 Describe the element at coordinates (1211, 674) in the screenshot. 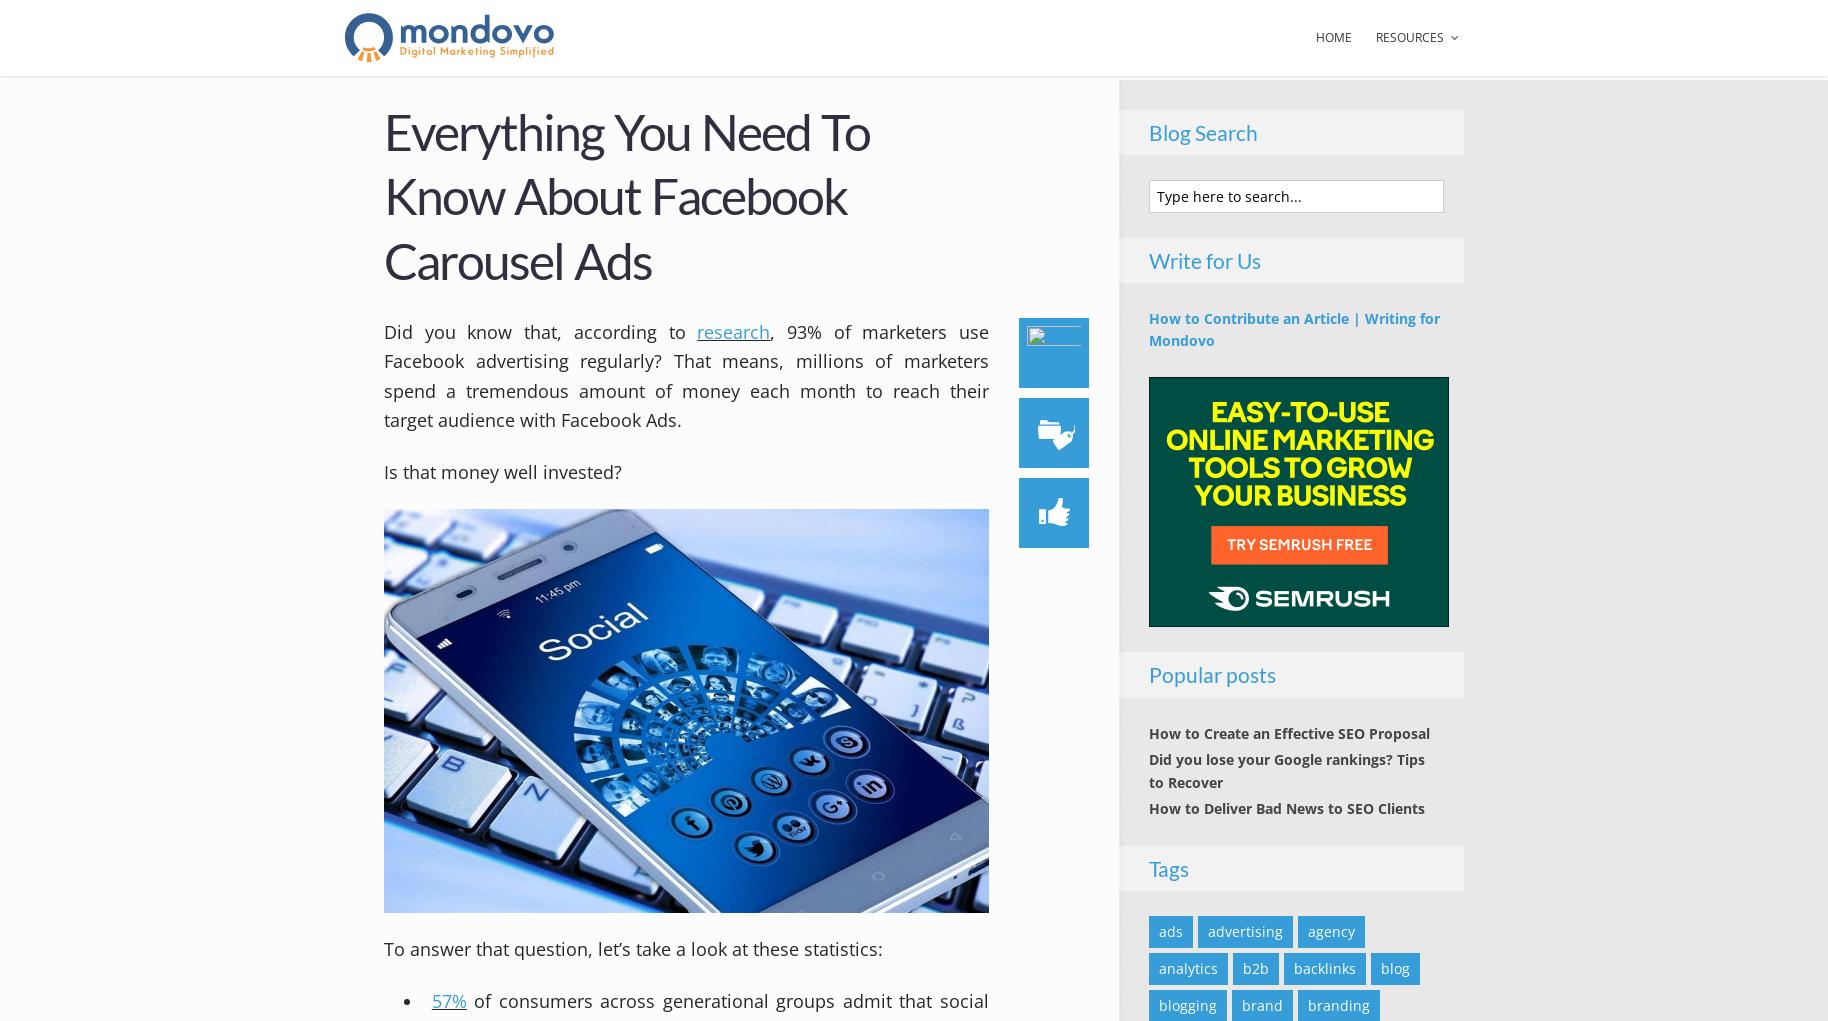

I see `'Popular posts'` at that location.